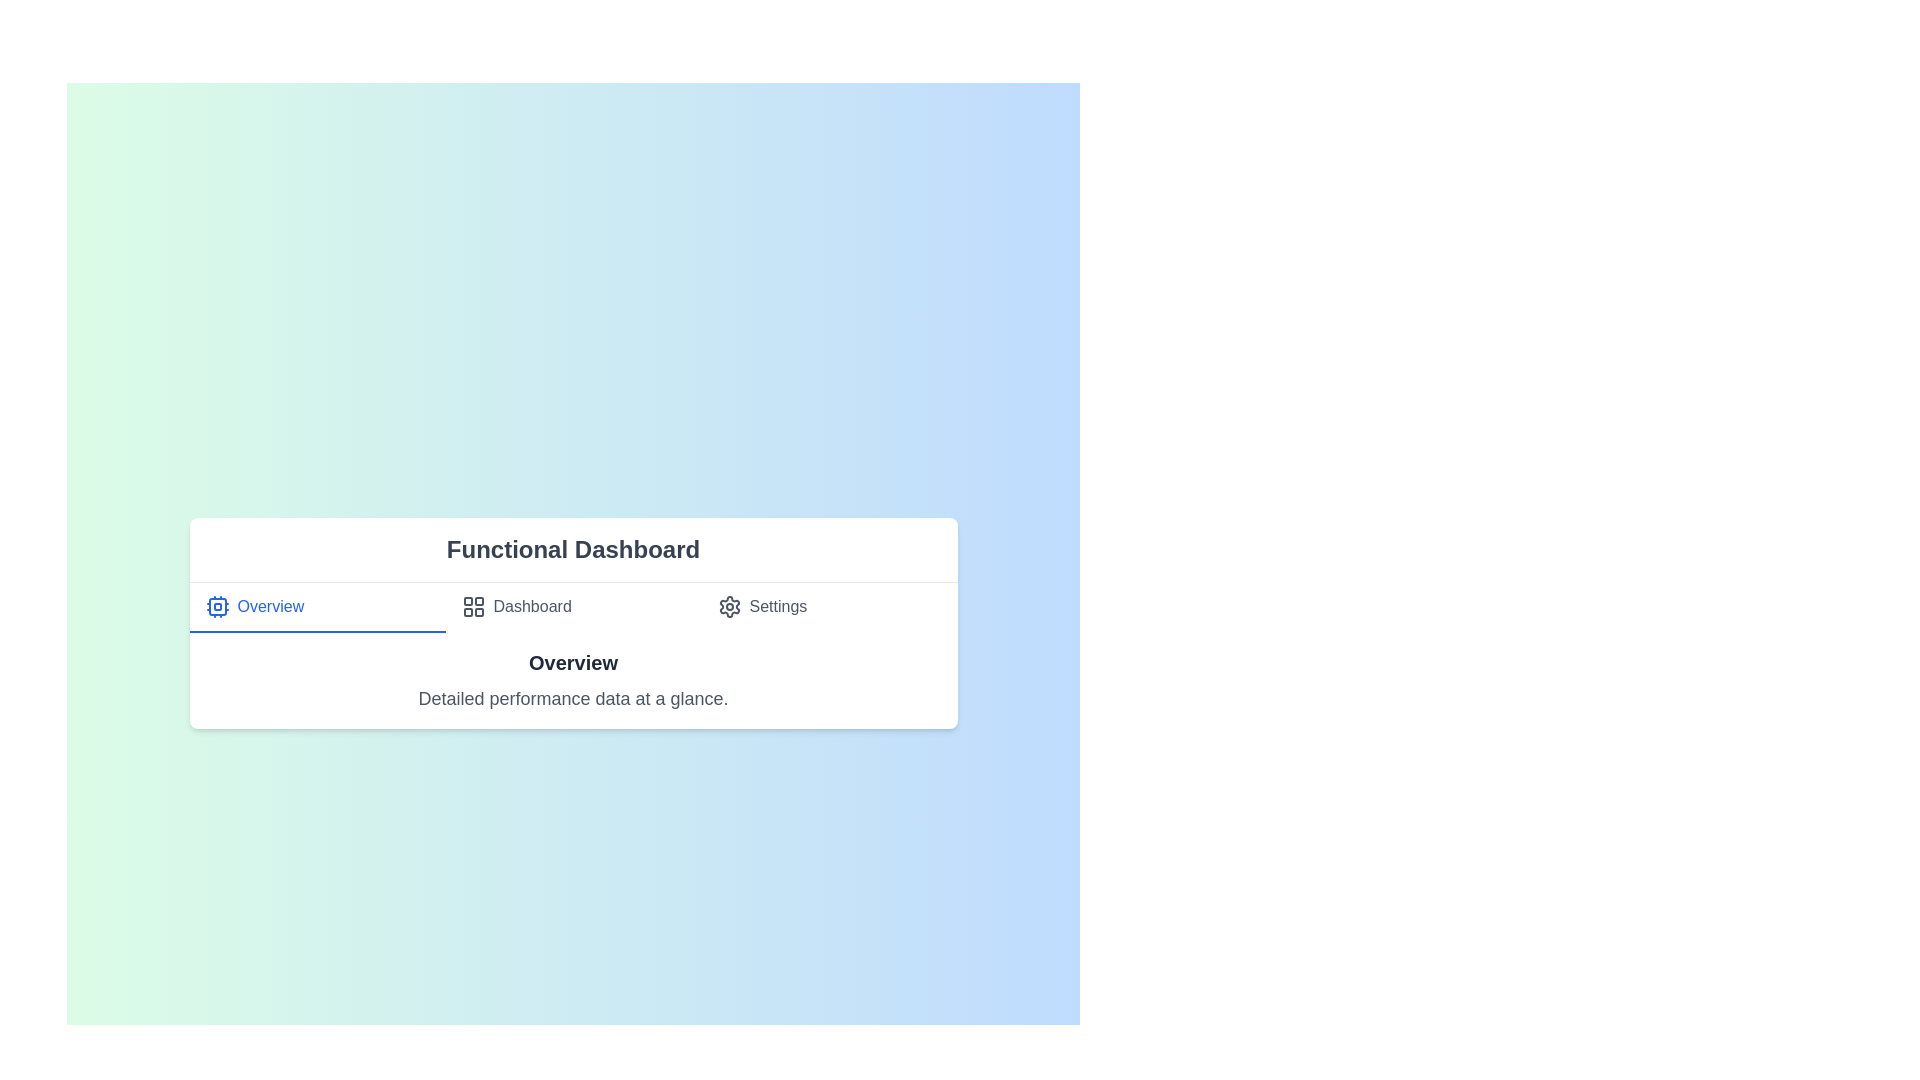 Image resolution: width=1920 pixels, height=1080 pixels. I want to click on the Overview tab by clicking on it, so click(316, 606).